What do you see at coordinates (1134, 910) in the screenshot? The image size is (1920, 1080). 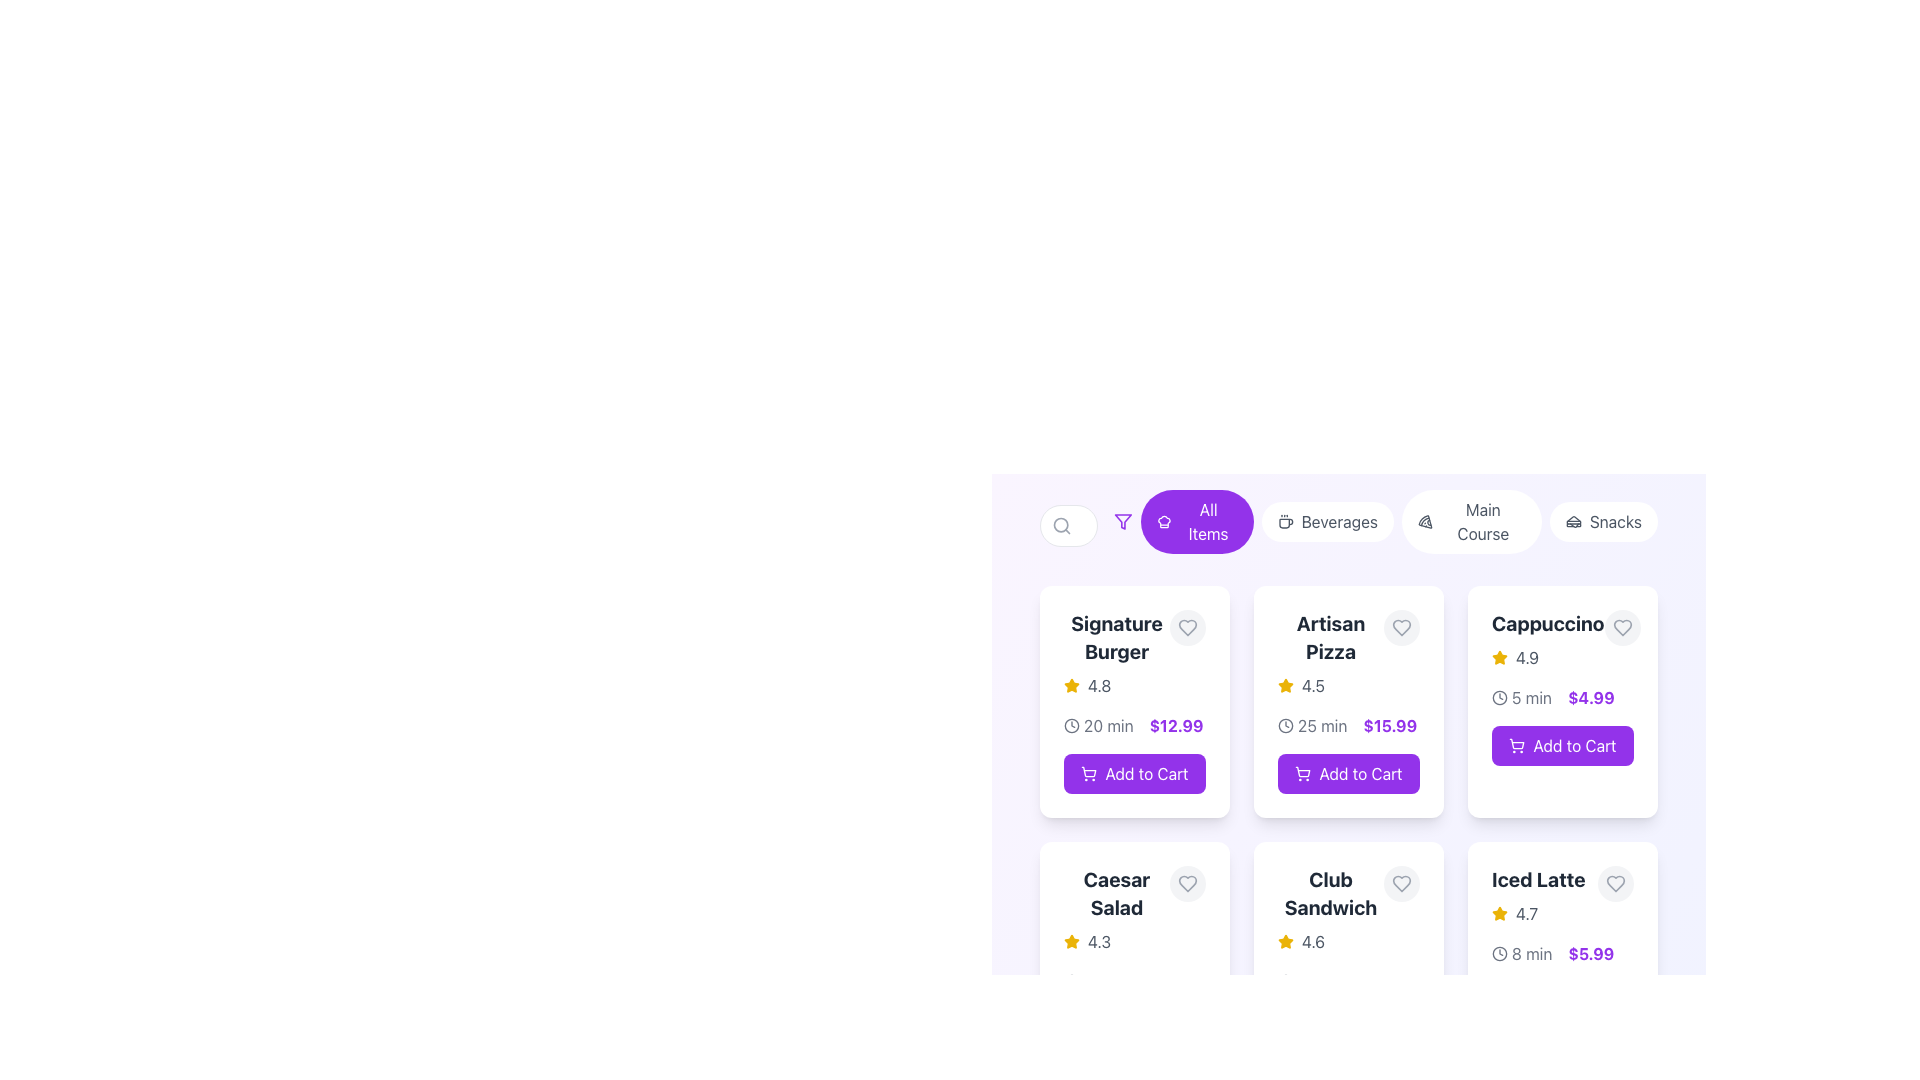 I see `star rating displayed next to the 'Caesar Salad' text block, which shows a rating of '4.3' and is accompanied by a yellow star icon` at bounding box center [1134, 910].